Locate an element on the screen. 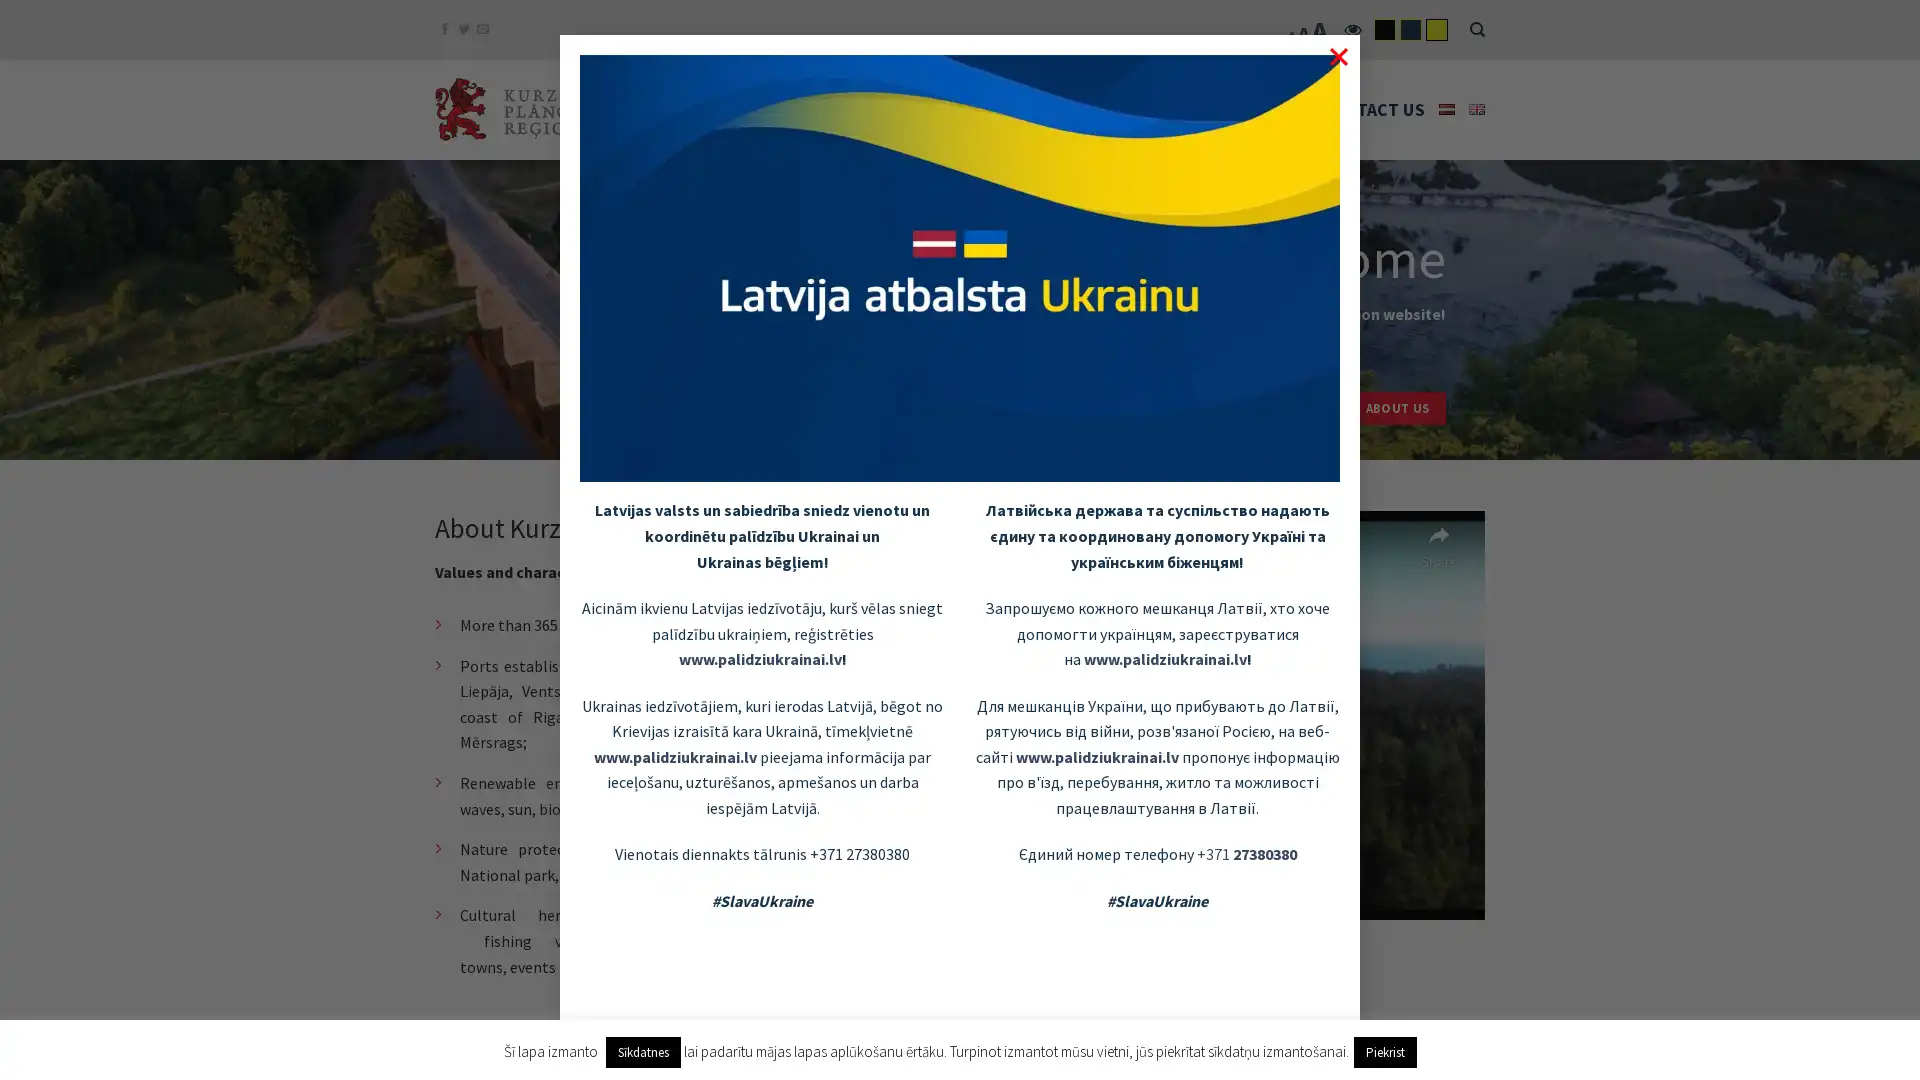 The image size is (1920, 1080). Piekrist is located at coordinates (1383, 1051).